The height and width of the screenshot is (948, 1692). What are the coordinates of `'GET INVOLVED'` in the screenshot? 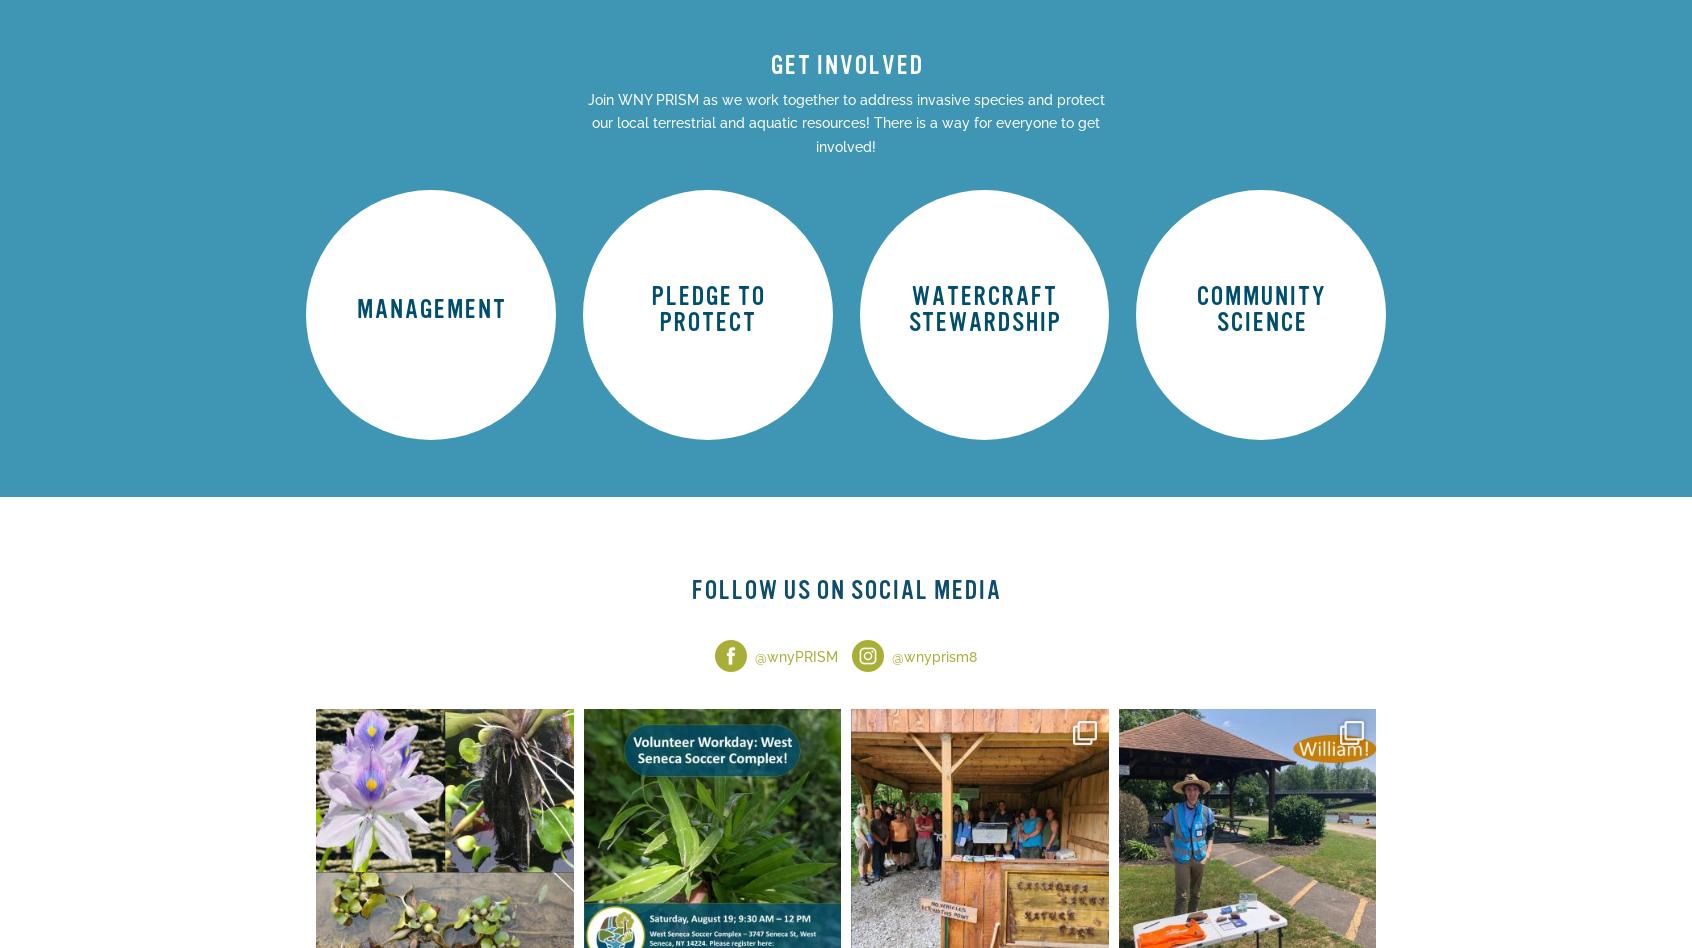 It's located at (845, 64).